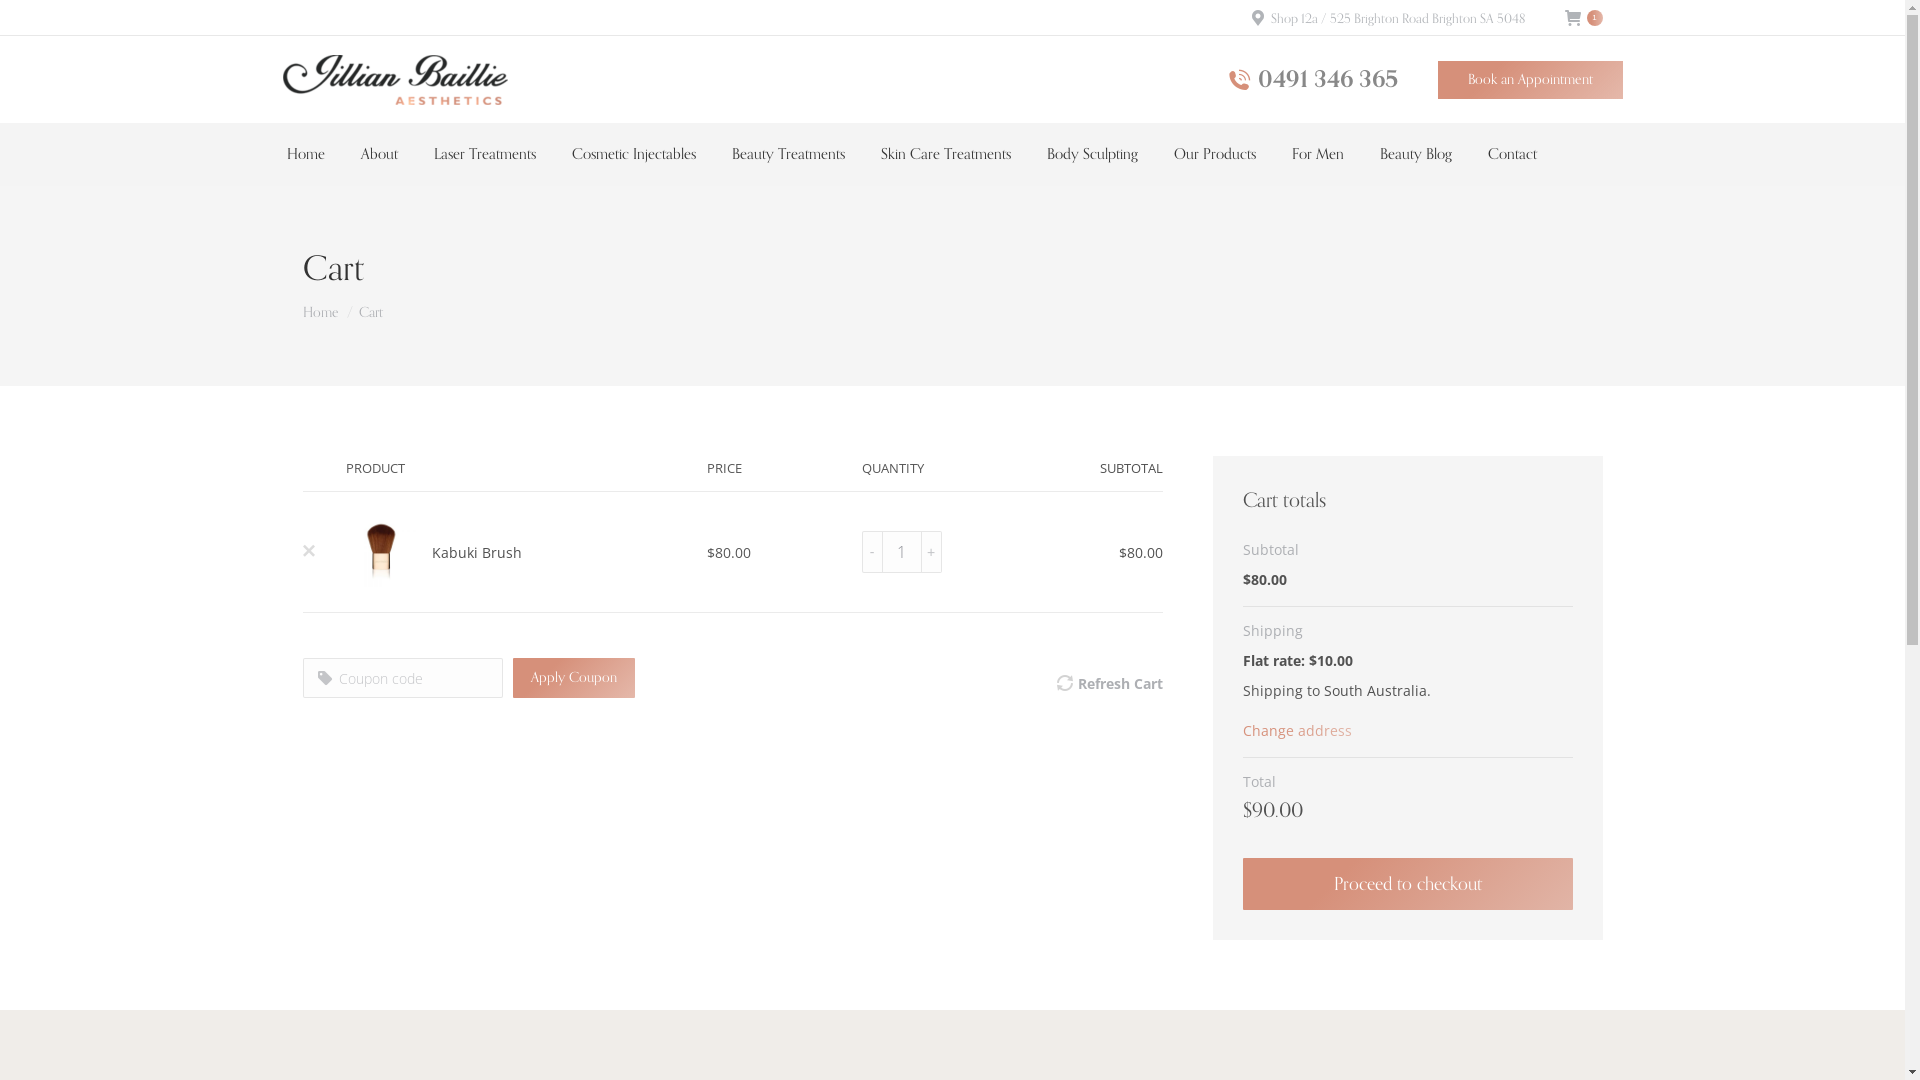  Describe the element at coordinates (1241, 730) in the screenshot. I see `'Change address'` at that location.